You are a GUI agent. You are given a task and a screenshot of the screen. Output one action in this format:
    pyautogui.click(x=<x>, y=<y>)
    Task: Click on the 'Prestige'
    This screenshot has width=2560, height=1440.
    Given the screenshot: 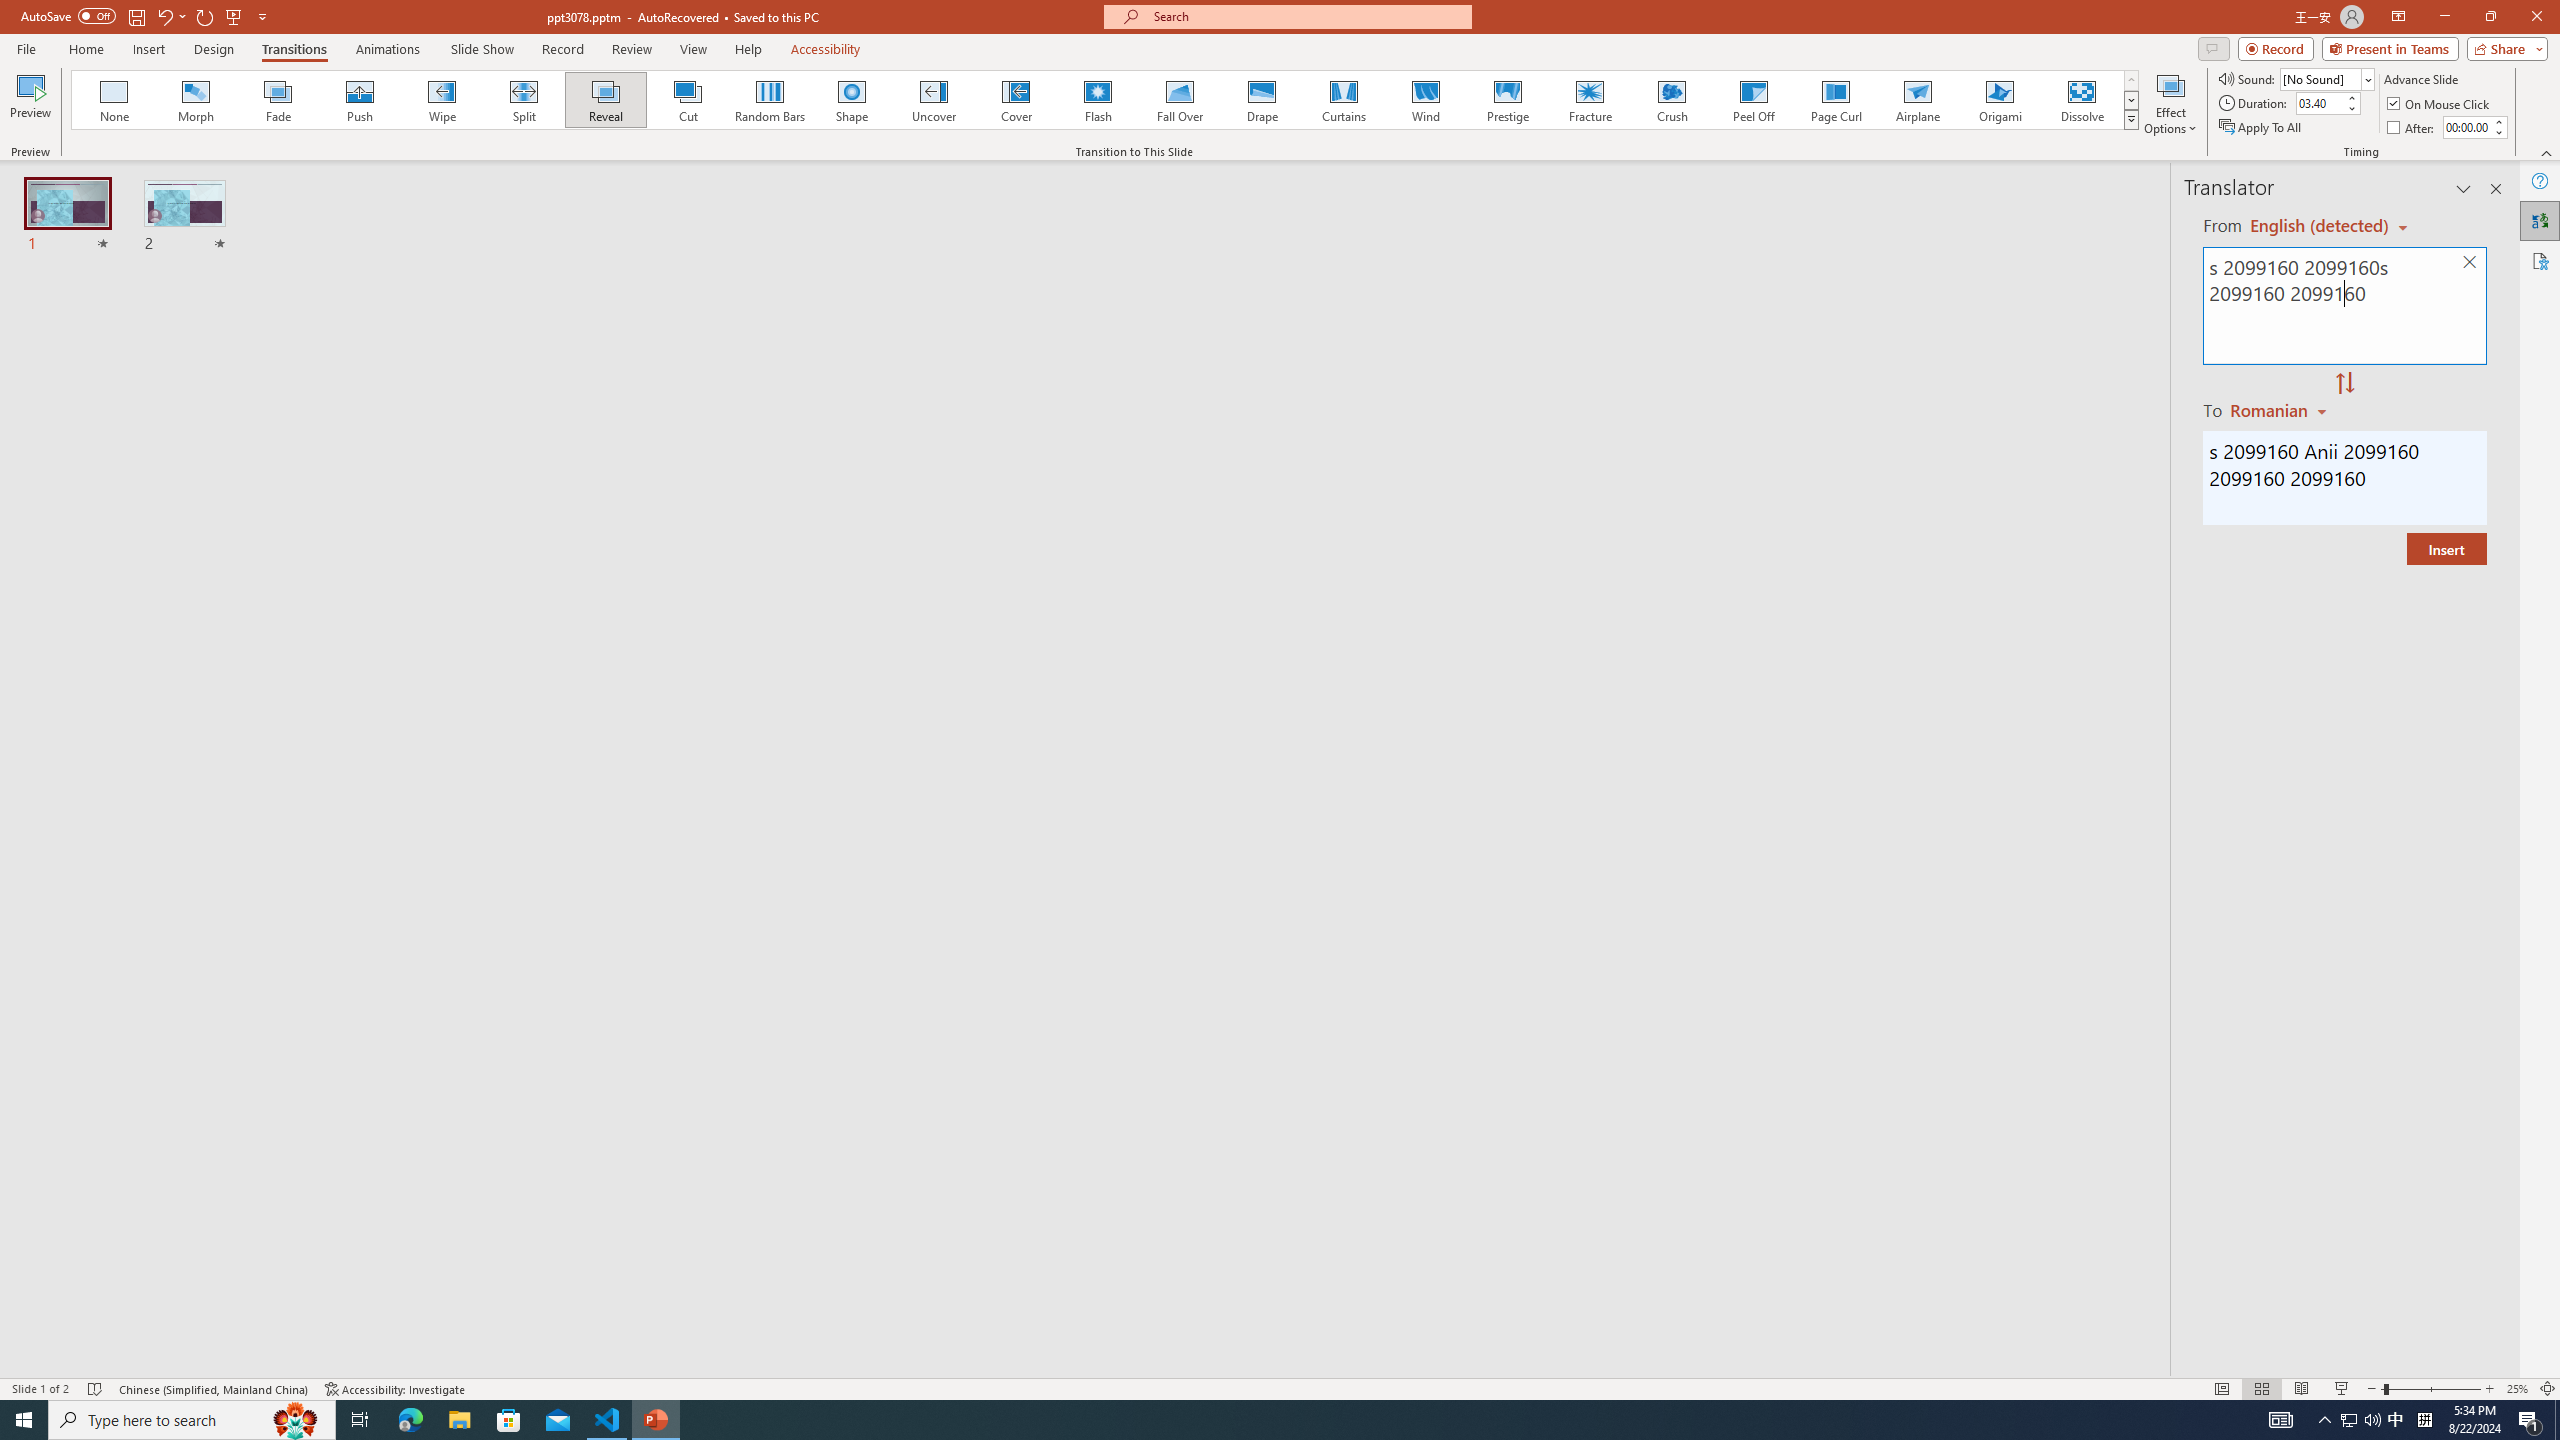 What is the action you would take?
    pyautogui.click(x=1507, y=99)
    